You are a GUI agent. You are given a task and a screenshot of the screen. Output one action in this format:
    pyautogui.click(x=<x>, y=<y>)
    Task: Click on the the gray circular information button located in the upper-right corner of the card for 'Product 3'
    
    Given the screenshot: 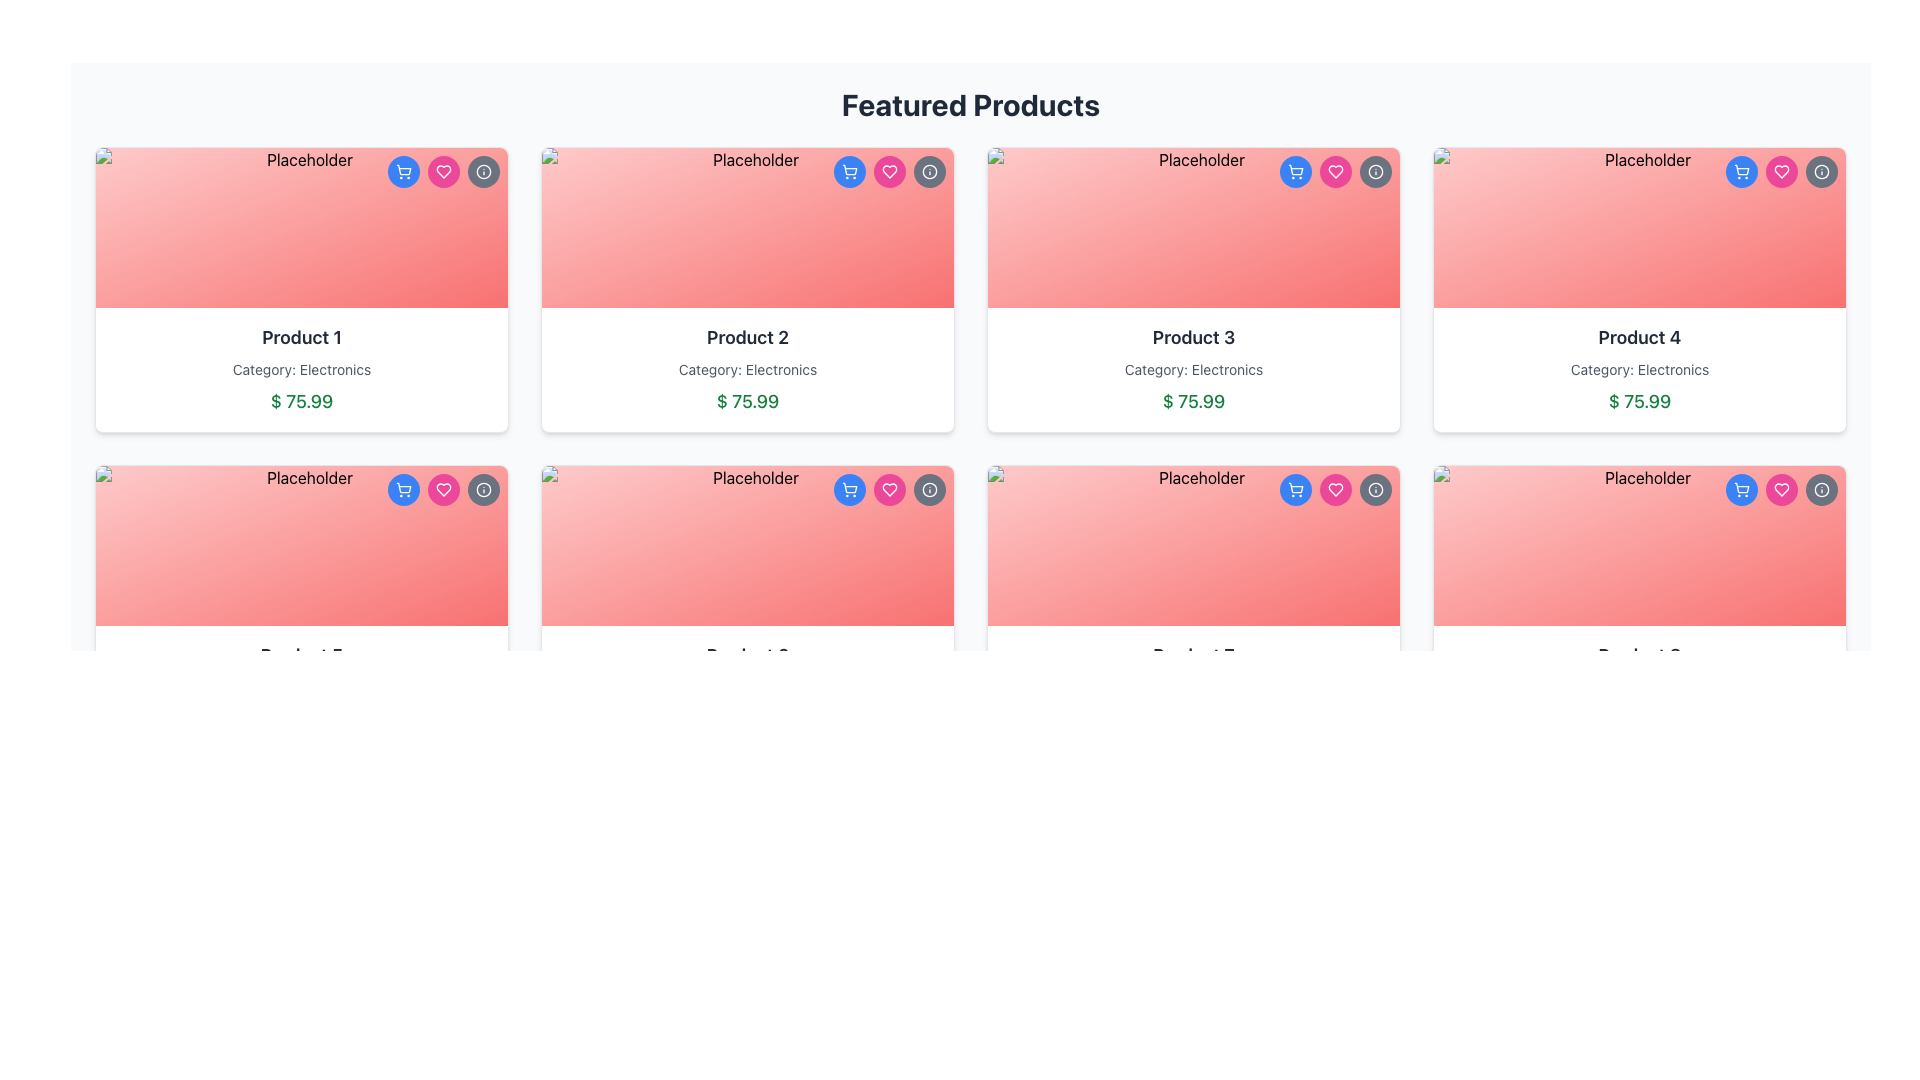 What is the action you would take?
    pyautogui.click(x=1375, y=489)
    